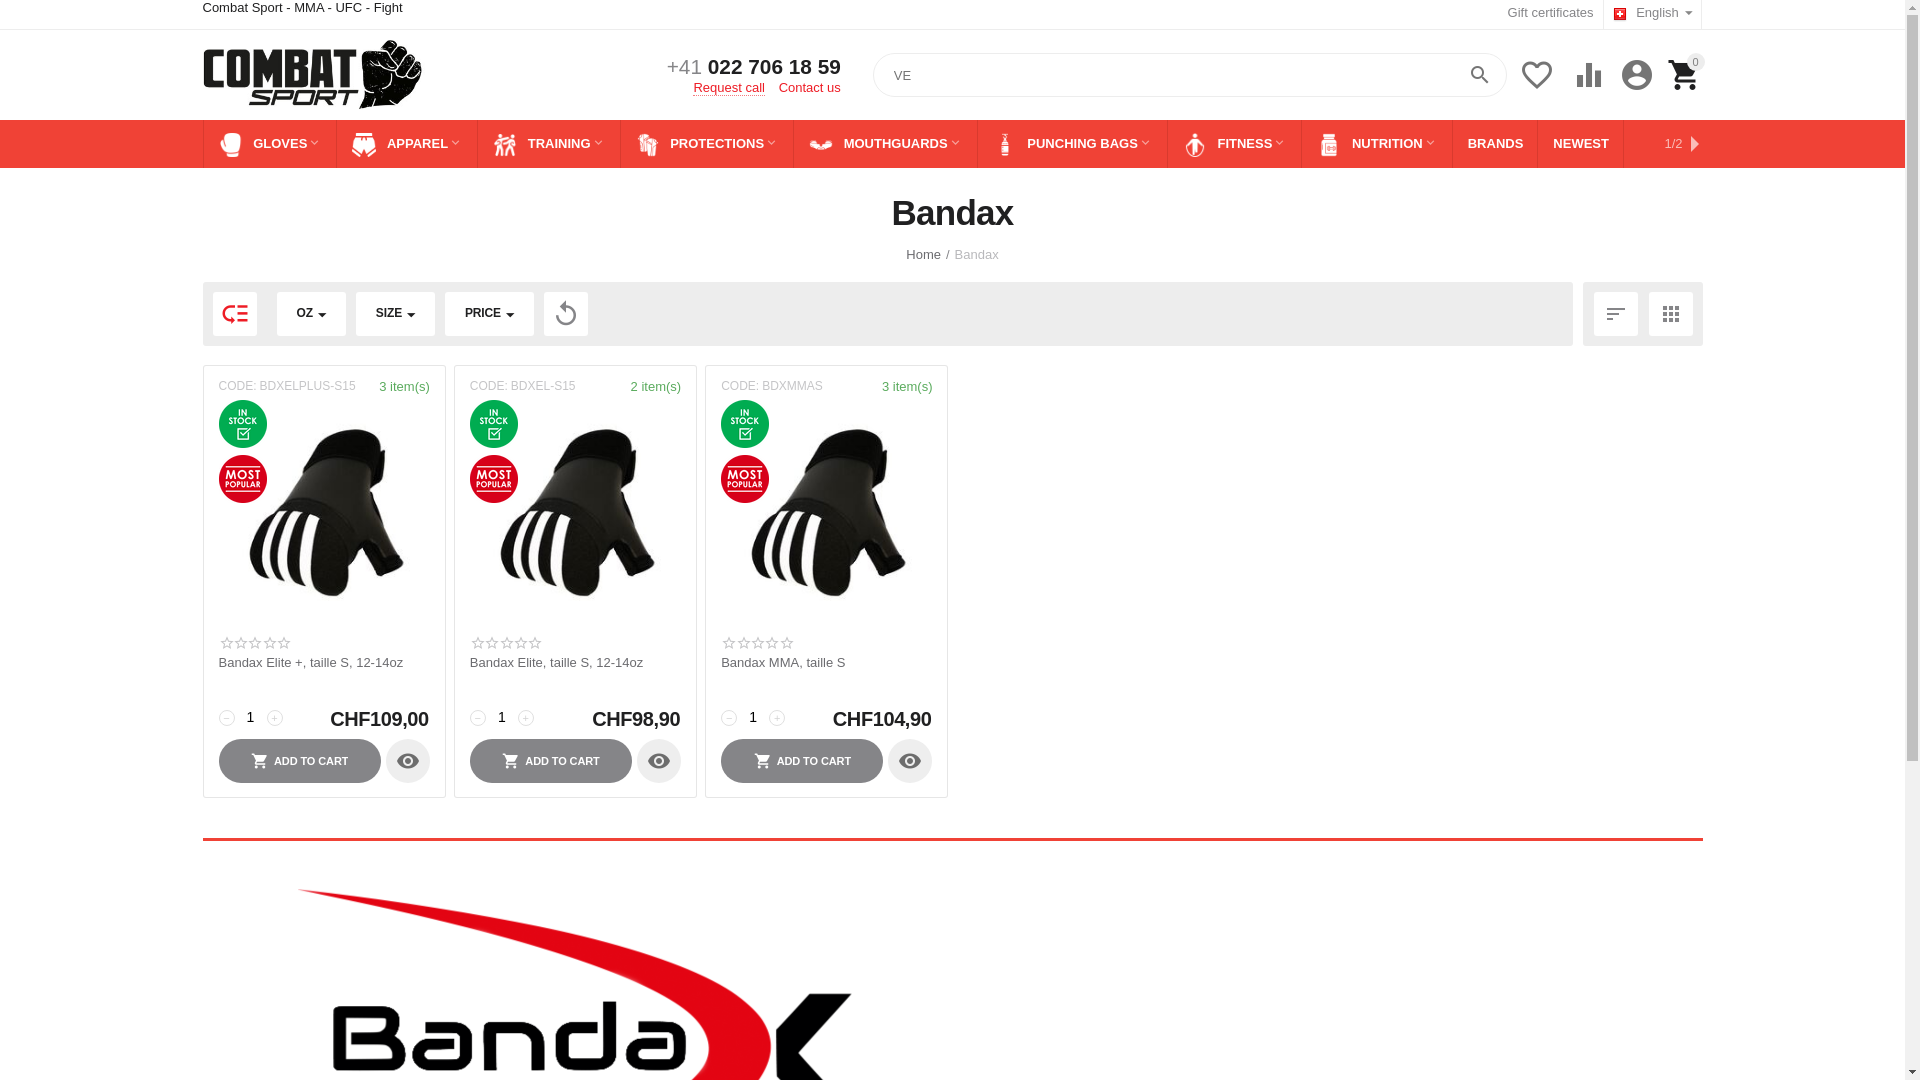 This screenshot has width=1920, height=1080. What do you see at coordinates (323, 663) in the screenshot?
I see `'Bandax Elite +, taille S, 12-14oz'` at bounding box center [323, 663].